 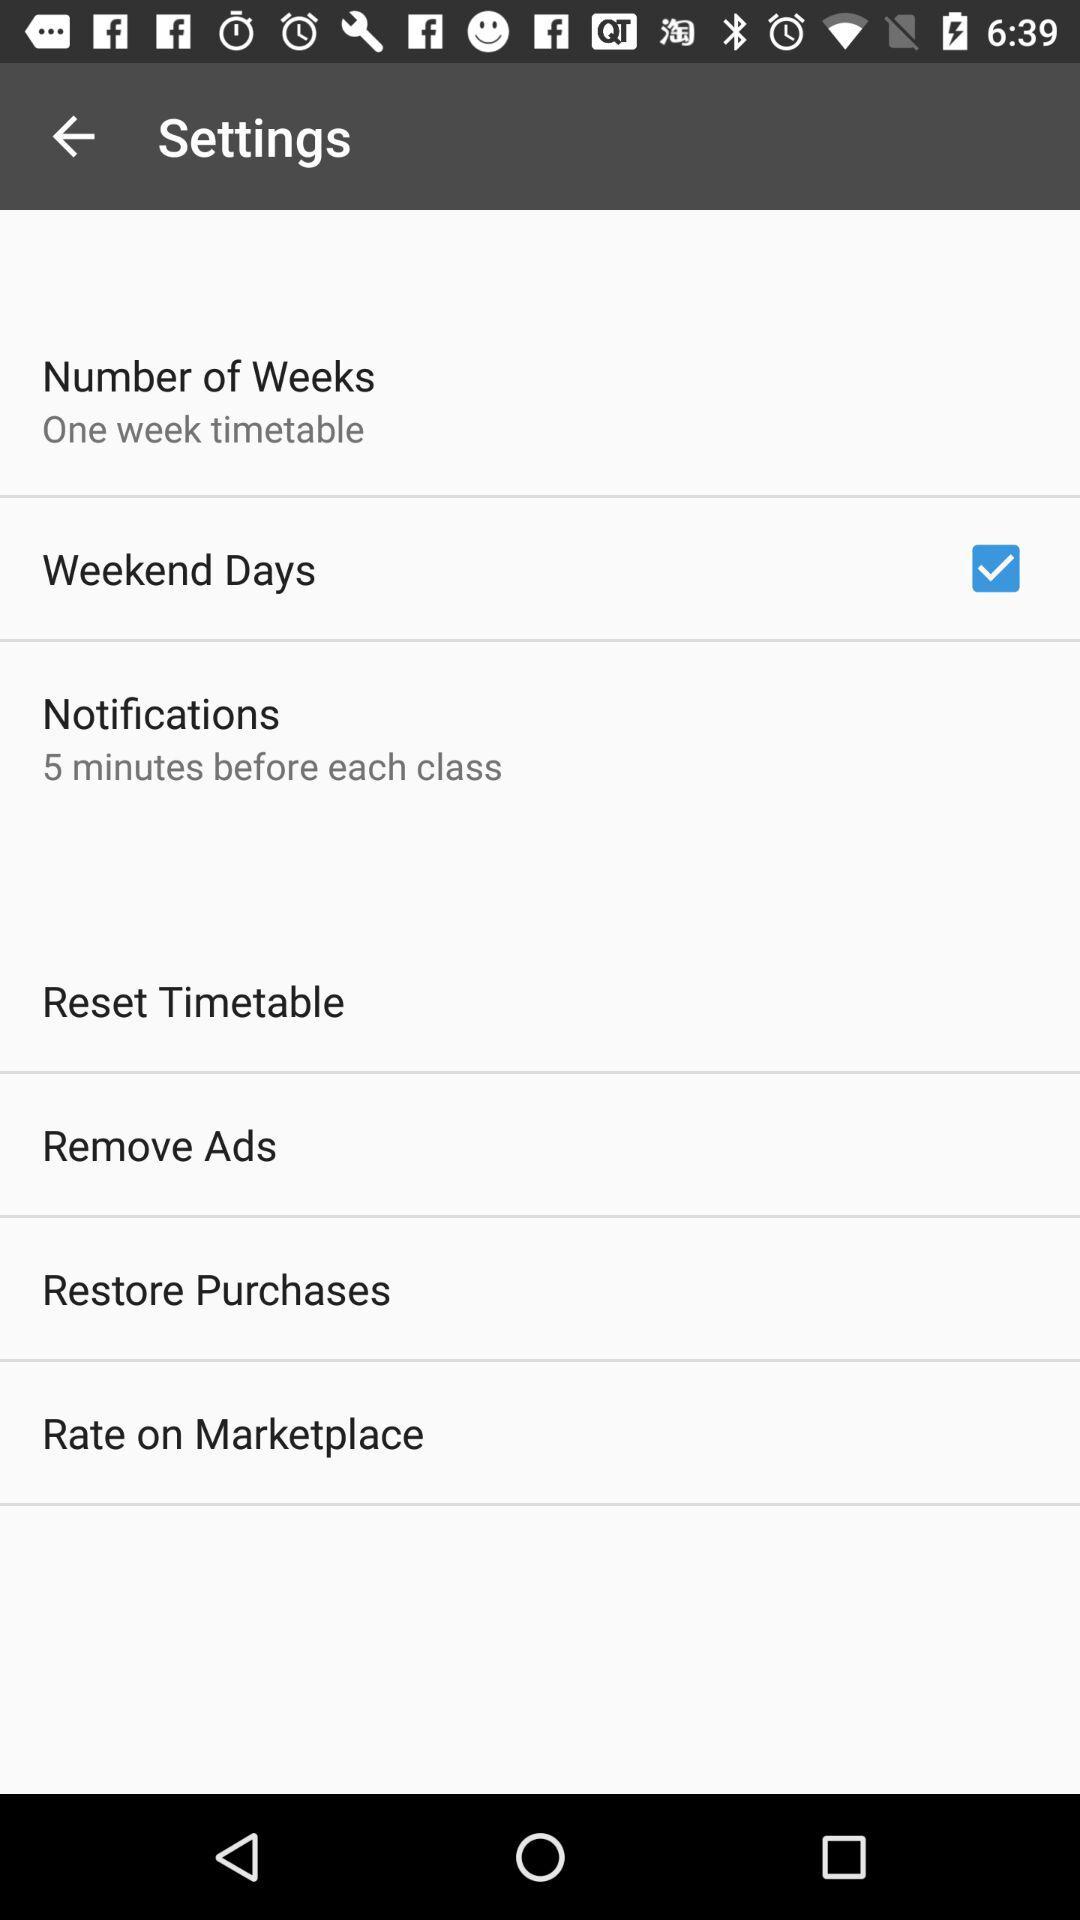 What do you see at coordinates (995, 567) in the screenshot?
I see `checkbox at the top right corner` at bounding box center [995, 567].